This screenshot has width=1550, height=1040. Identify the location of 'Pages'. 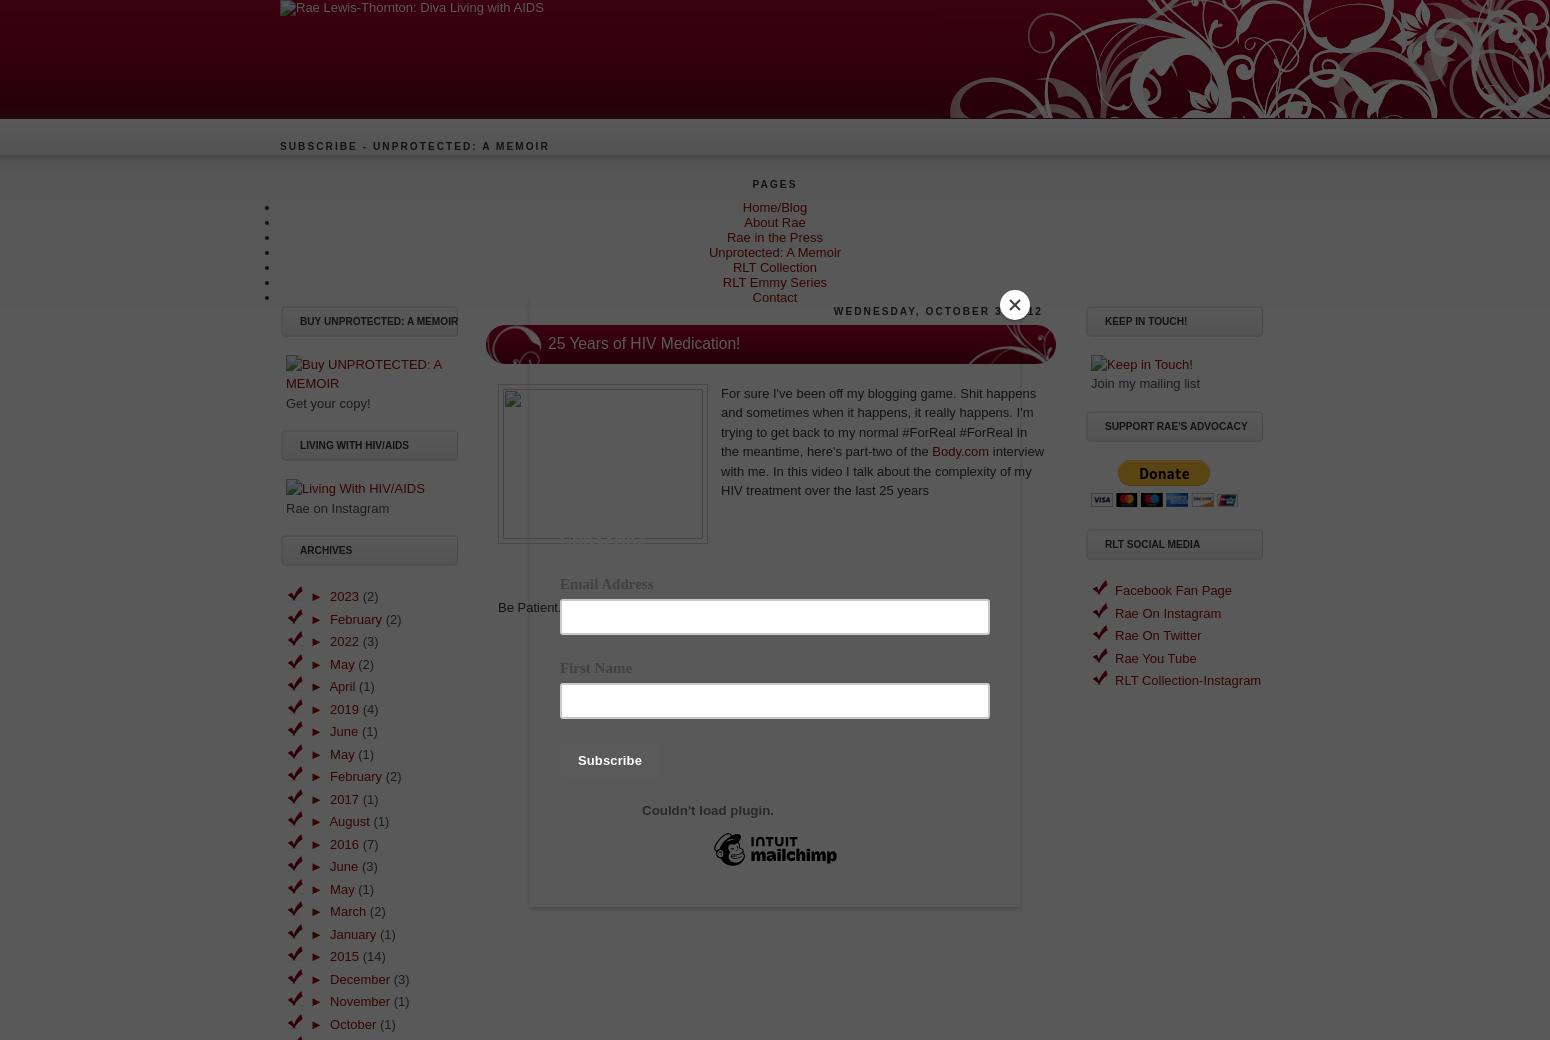
(774, 184).